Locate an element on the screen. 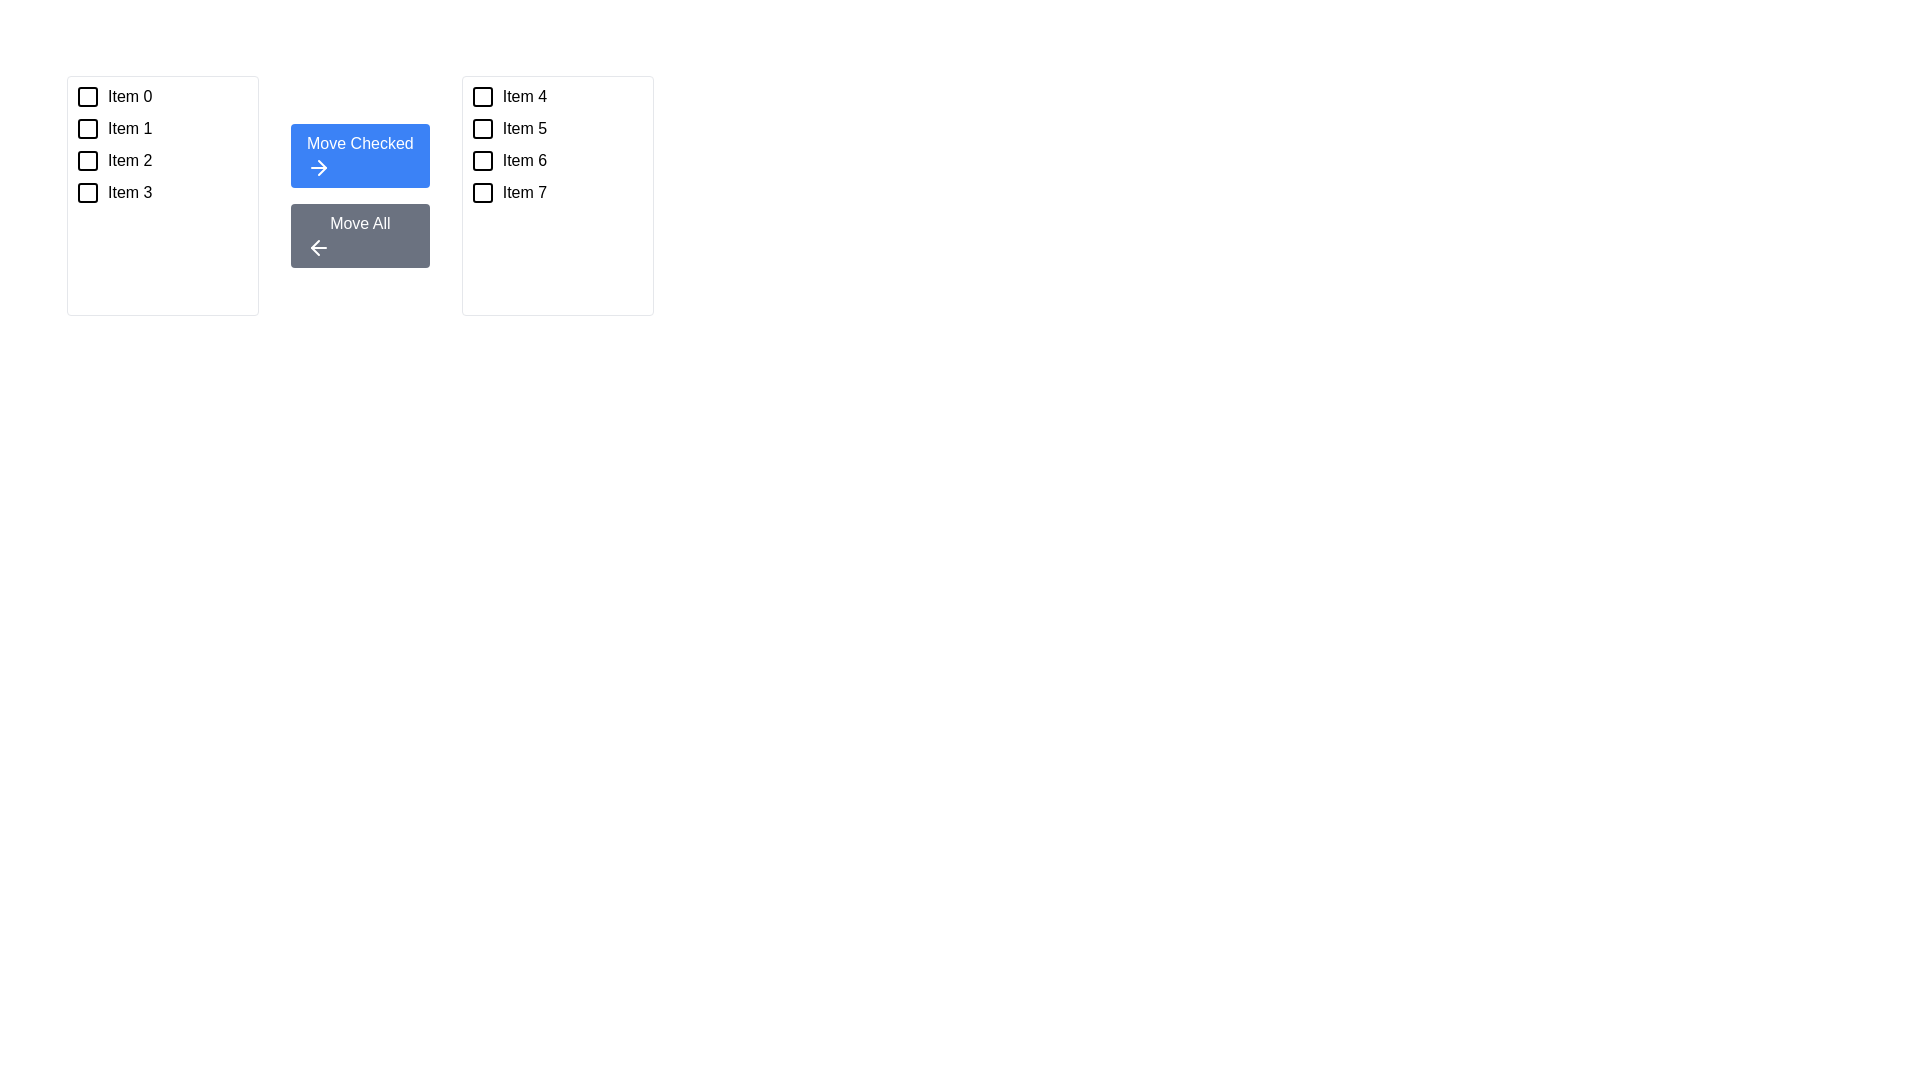 This screenshot has width=1920, height=1080. the graphical square representing the checkbox for 'Item 0', which is located in the leftmost column of the list is located at coordinates (86, 96).